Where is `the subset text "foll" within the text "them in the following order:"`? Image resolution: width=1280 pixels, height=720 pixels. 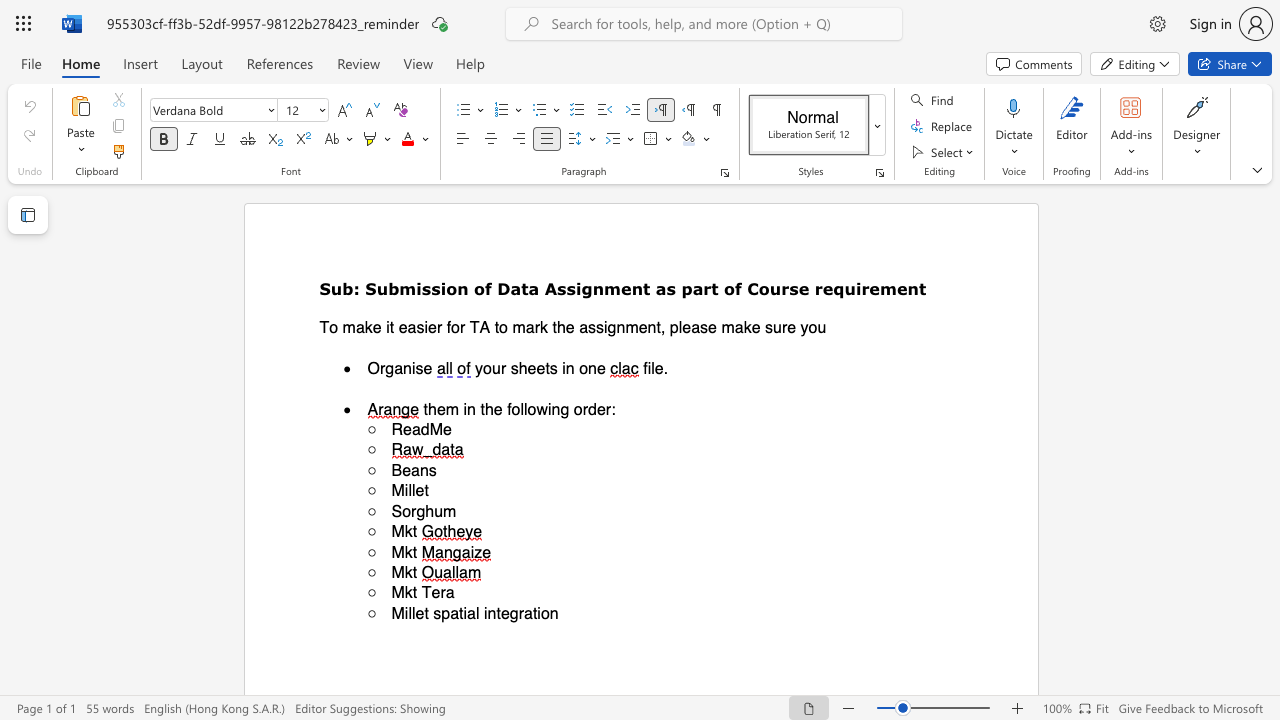 the subset text "foll" within the text "them in the following order:" is located at coordinates (507, 408).